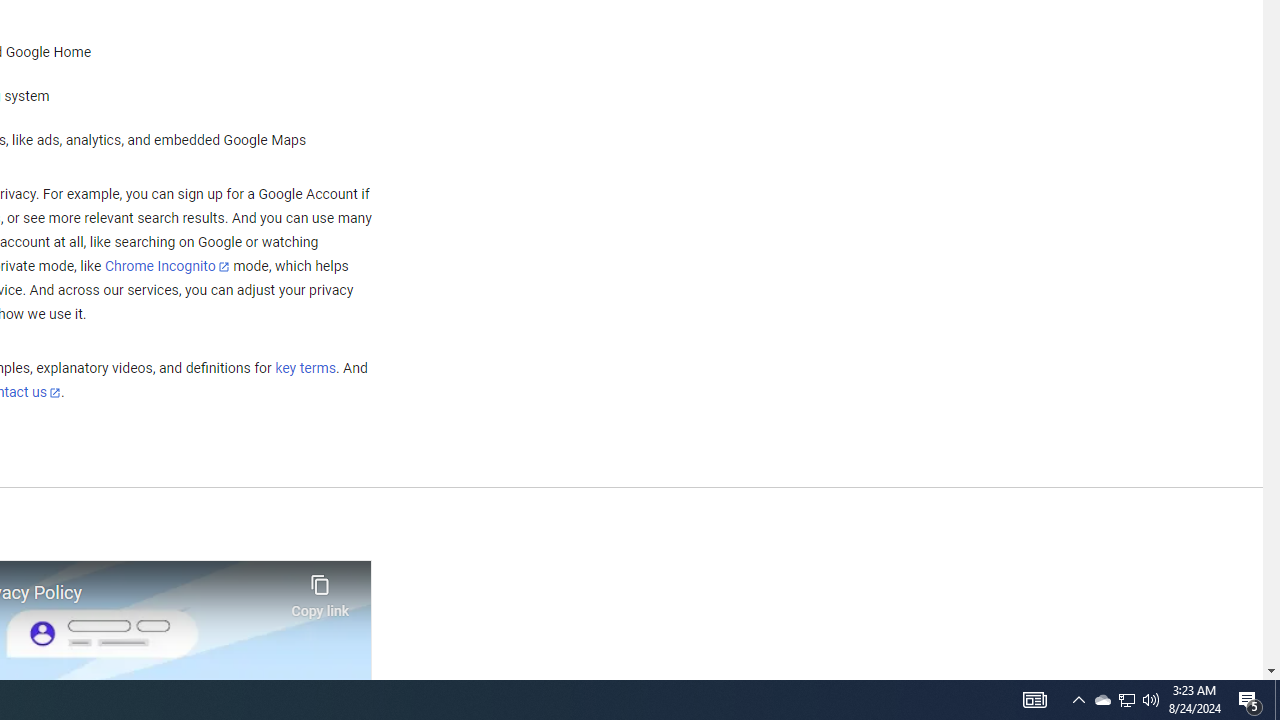 Image resolution: width=1280 pixels, height=720 pixels. What do you see at coordinates (304, 368) in the screenshot?
I see `'key terms'` at bounding box center [304, 368].